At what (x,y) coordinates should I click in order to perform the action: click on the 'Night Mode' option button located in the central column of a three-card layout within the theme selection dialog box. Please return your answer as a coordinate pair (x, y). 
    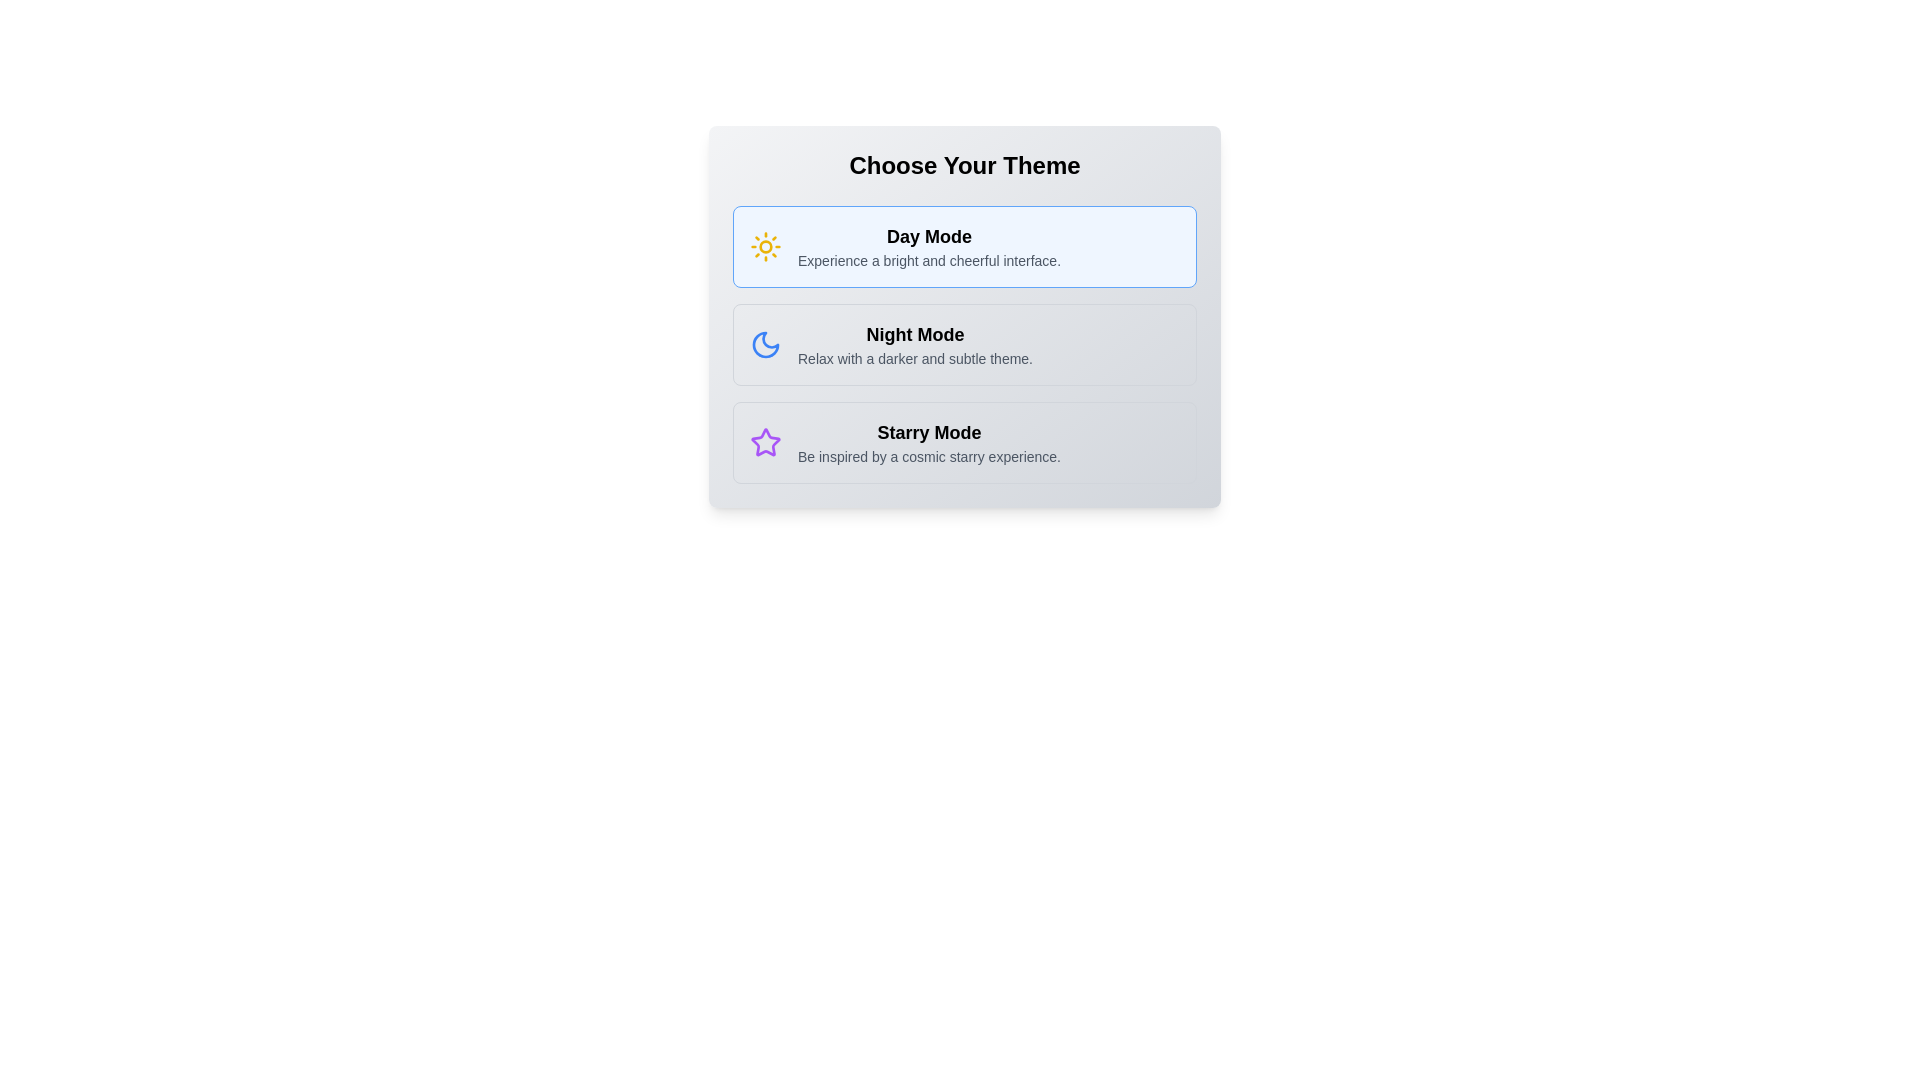
    Looking at the image, I should click on (964, 315).